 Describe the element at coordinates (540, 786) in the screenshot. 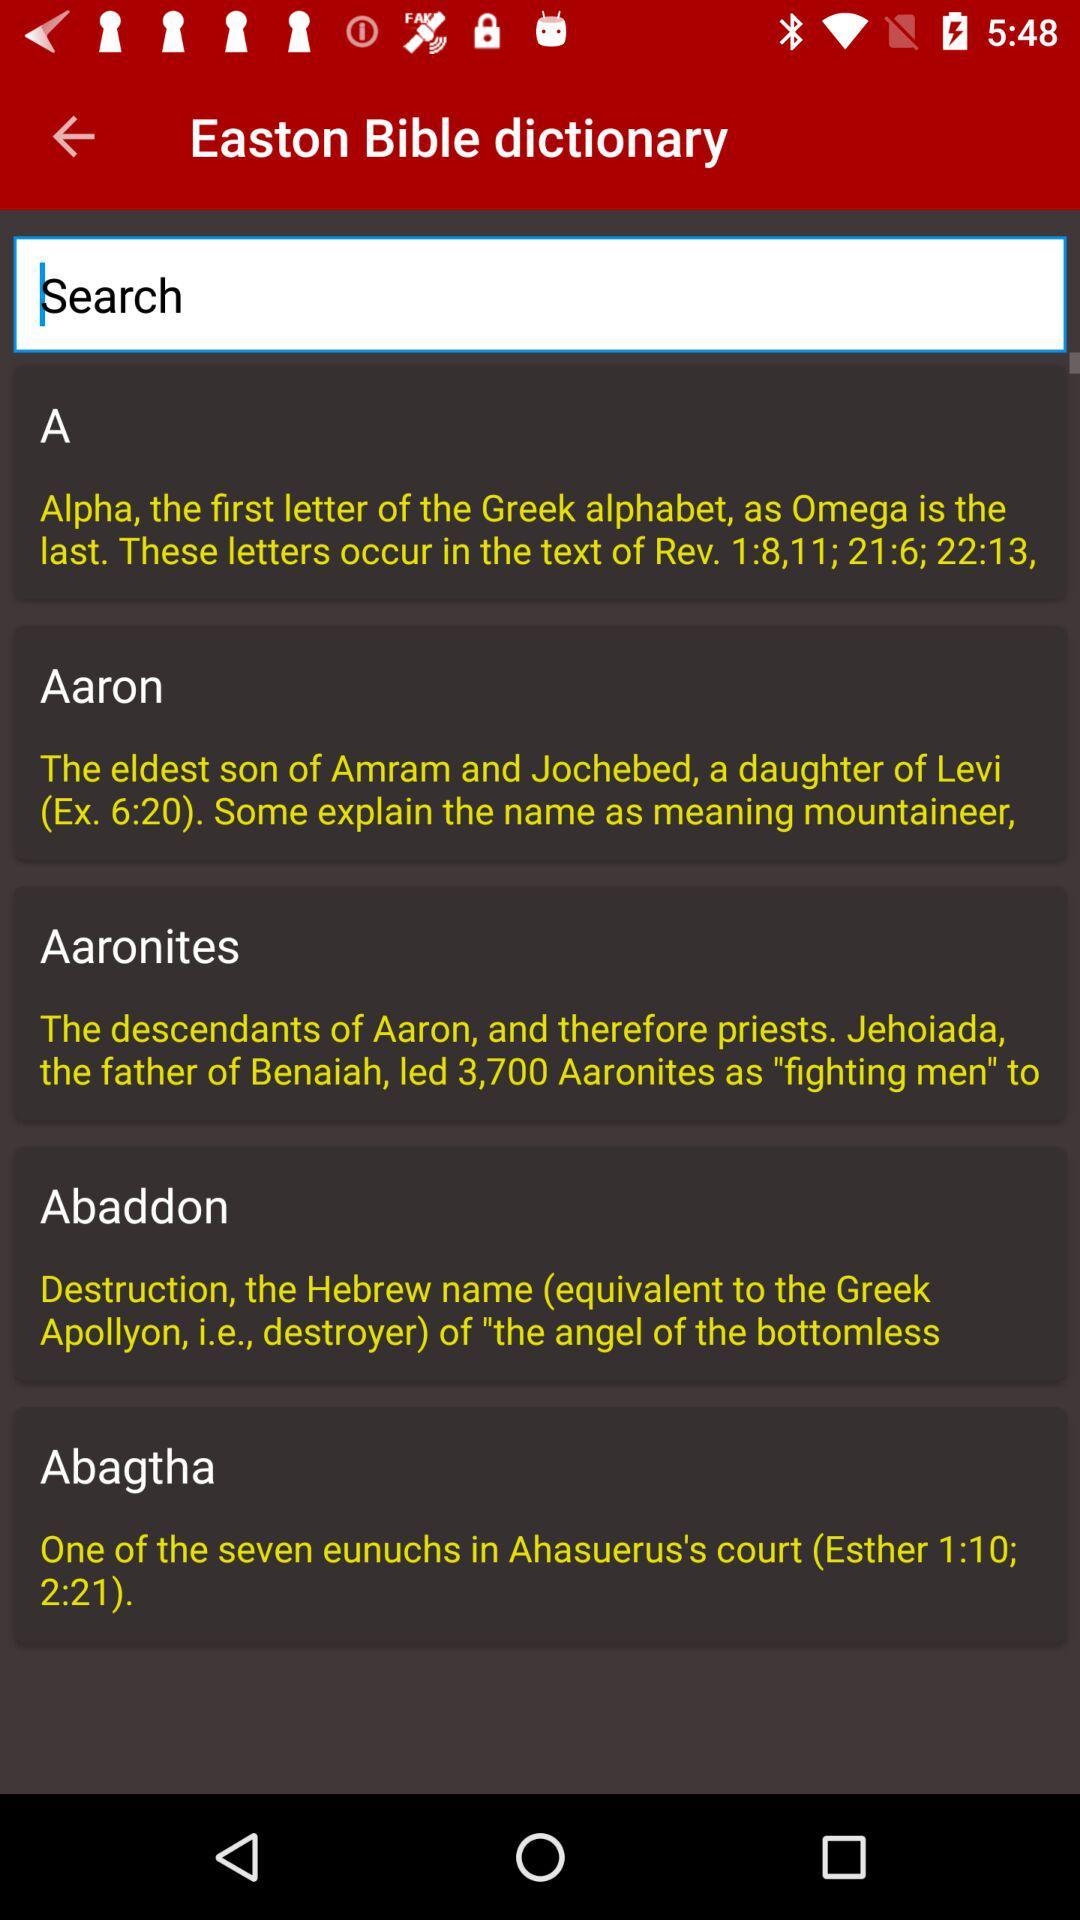

I see `the the eldest son icon` at that location.